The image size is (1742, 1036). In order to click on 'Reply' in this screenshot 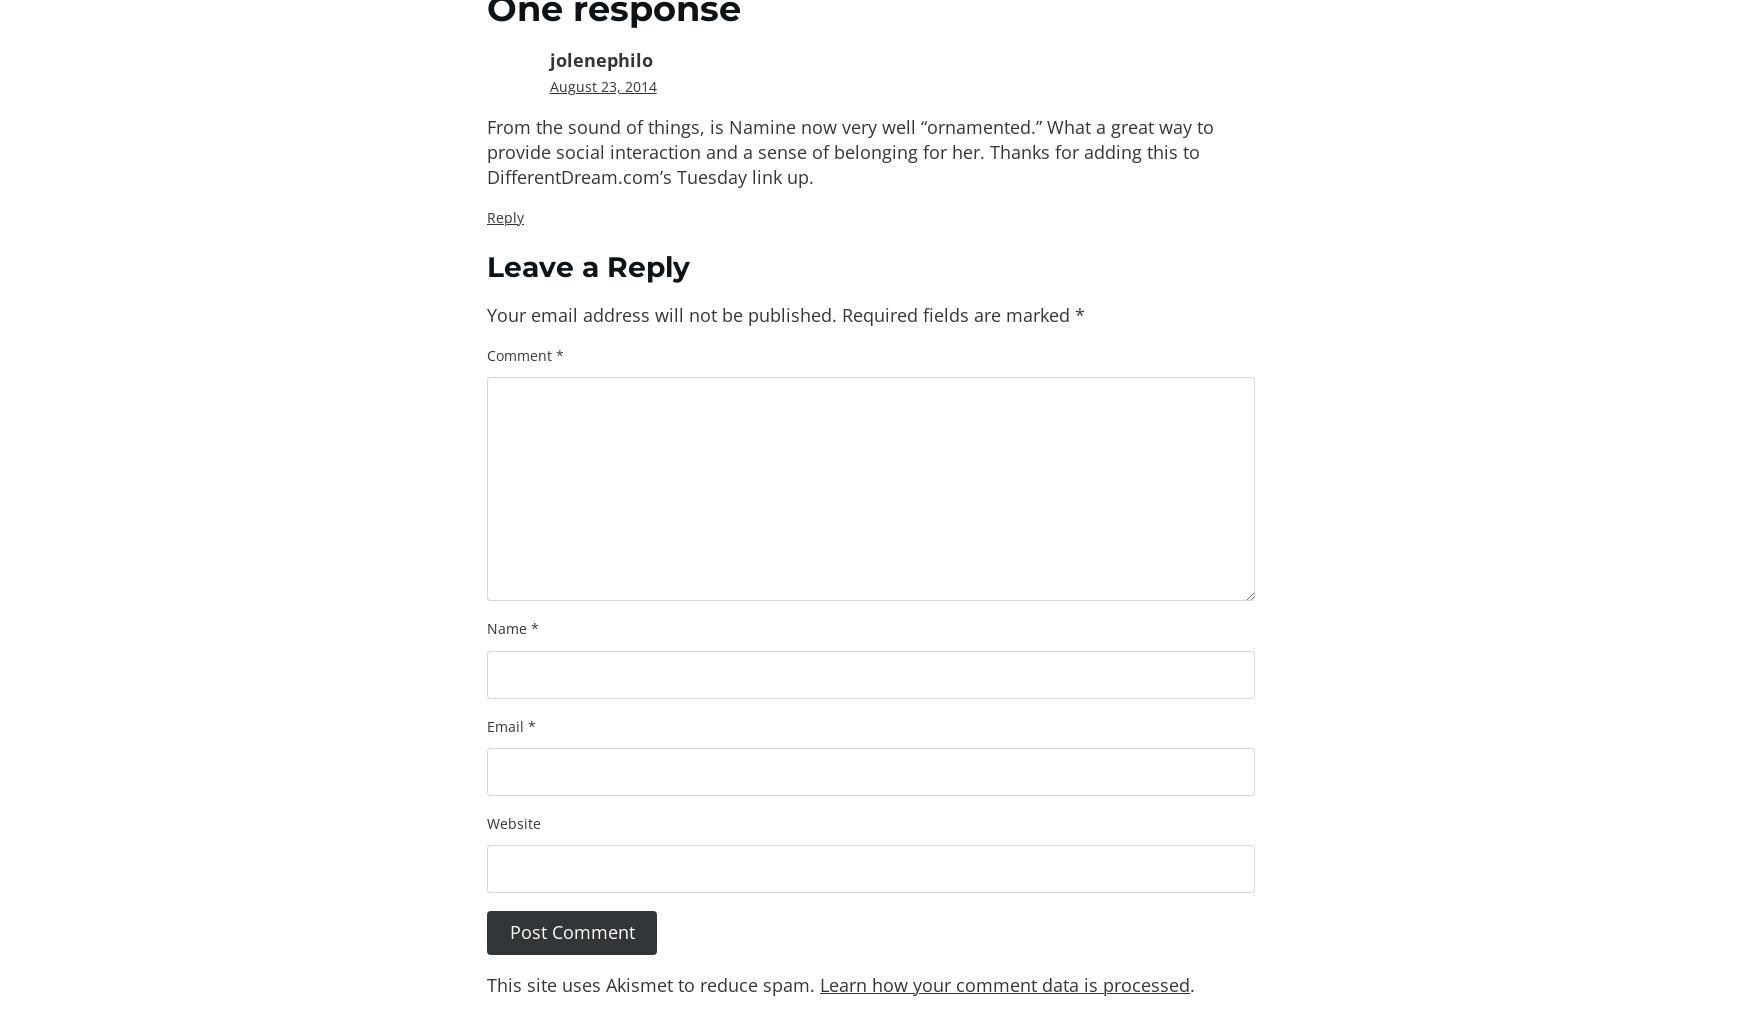, I will do `click(487, 217)`.